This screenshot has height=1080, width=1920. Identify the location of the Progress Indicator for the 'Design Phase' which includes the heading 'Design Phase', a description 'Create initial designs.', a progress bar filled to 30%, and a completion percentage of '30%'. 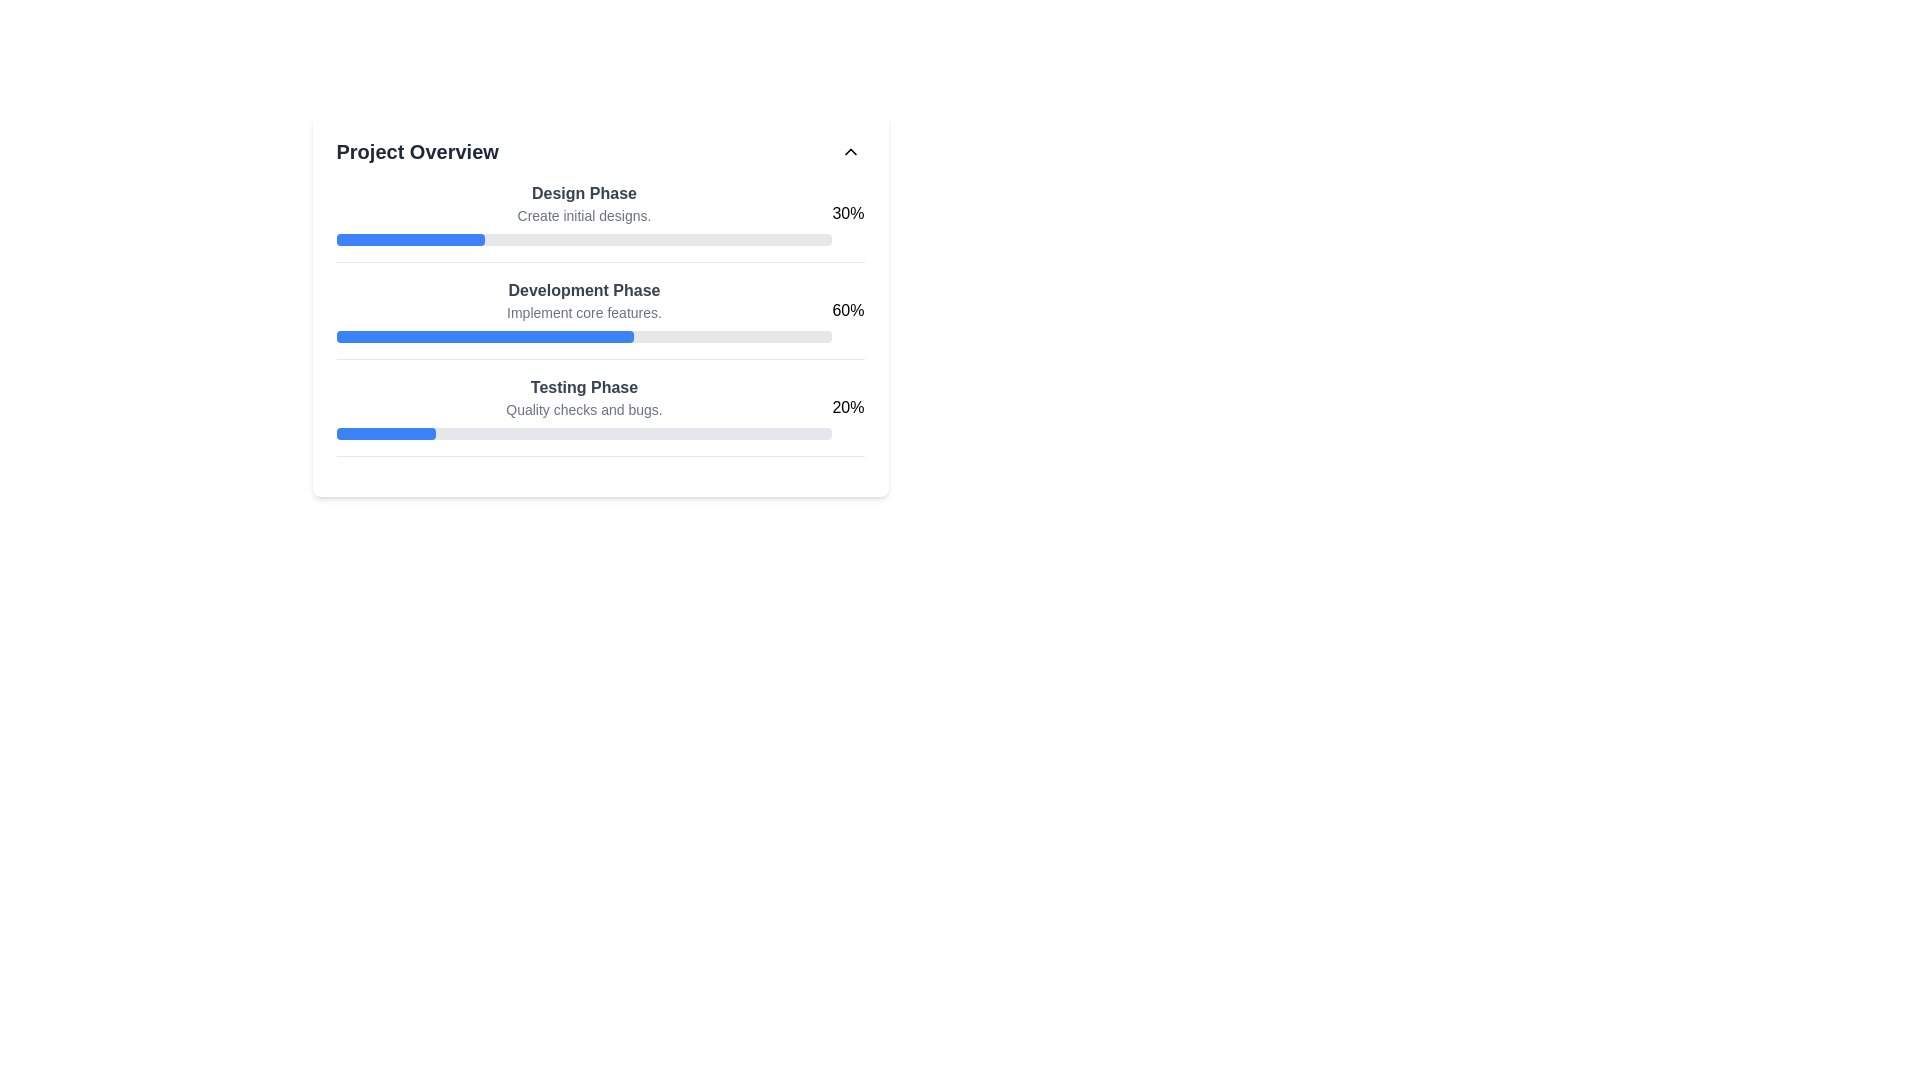
(599, 222).